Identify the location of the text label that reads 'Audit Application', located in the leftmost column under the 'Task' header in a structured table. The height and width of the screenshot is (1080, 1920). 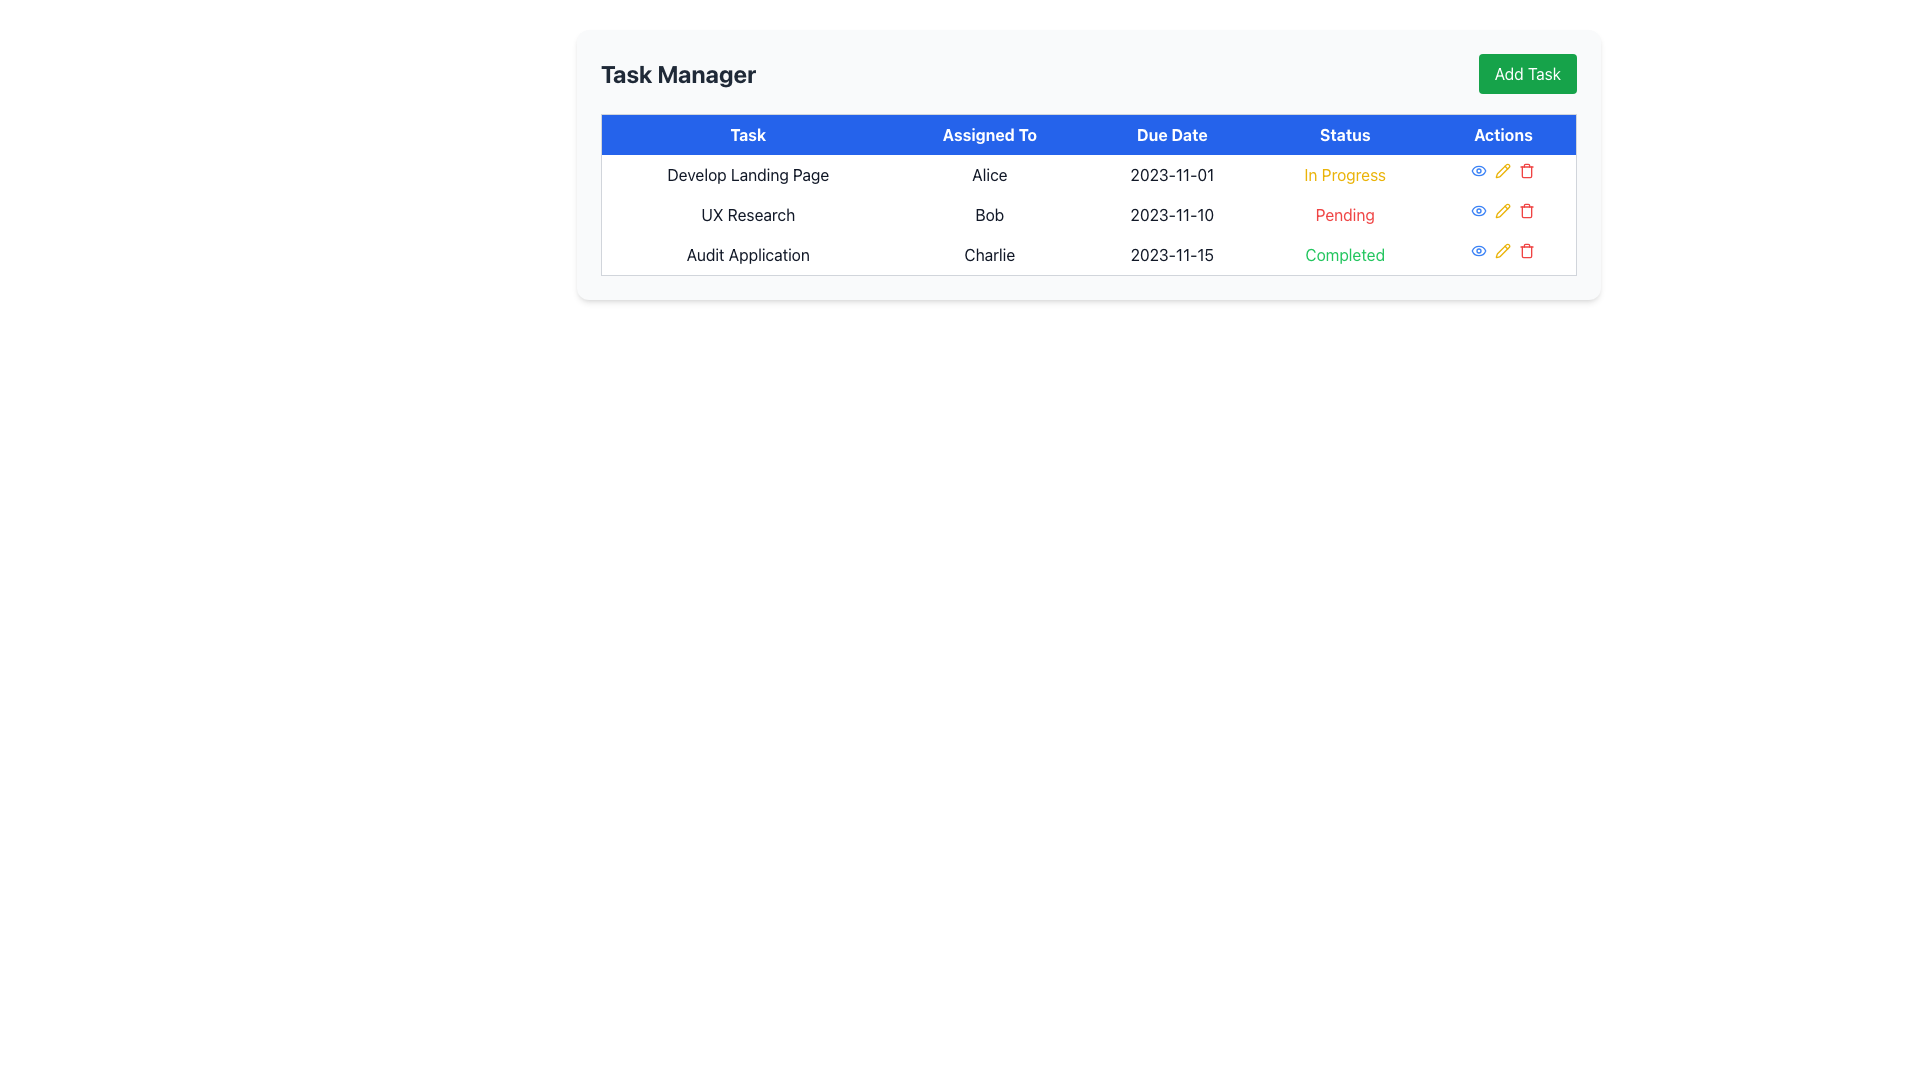
(747, 254).